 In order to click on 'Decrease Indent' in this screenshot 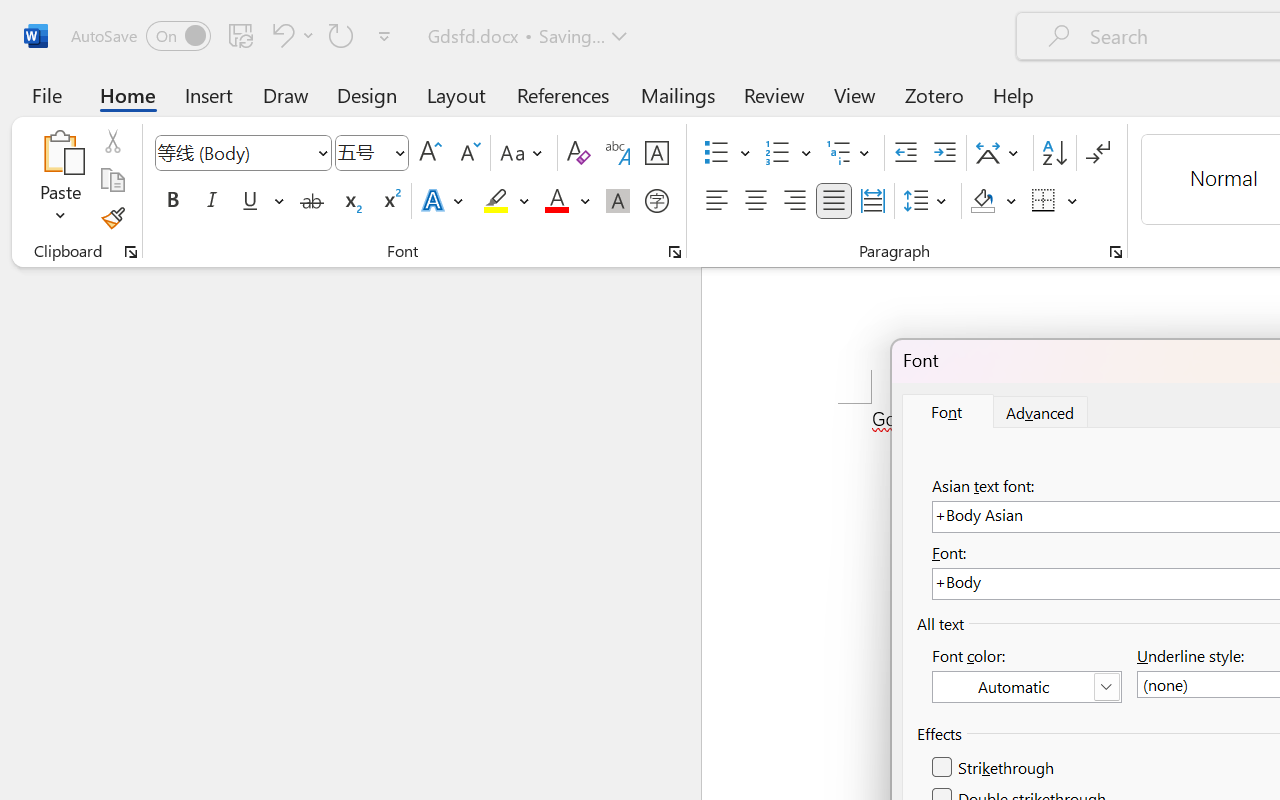, I will do `click(905, 153)`.